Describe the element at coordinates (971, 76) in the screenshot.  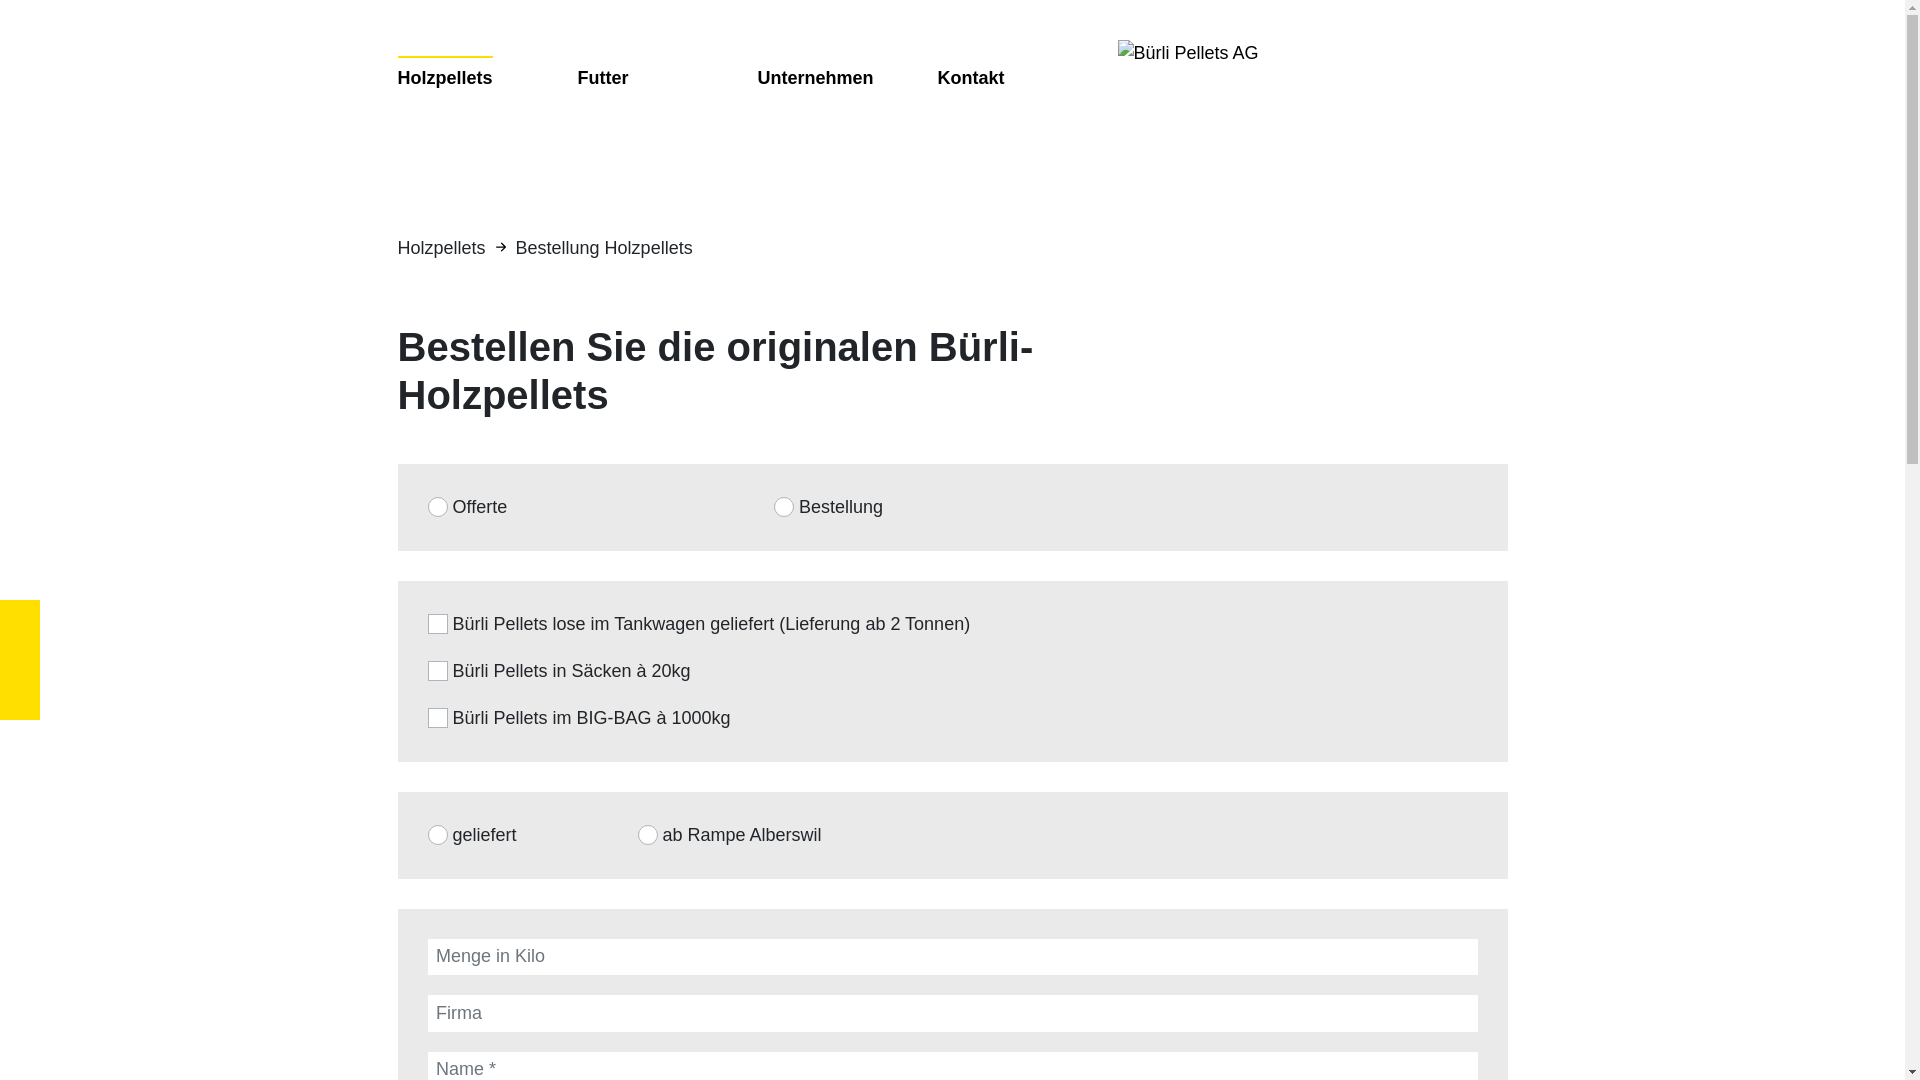
I see `'Kontakt'` at that location.